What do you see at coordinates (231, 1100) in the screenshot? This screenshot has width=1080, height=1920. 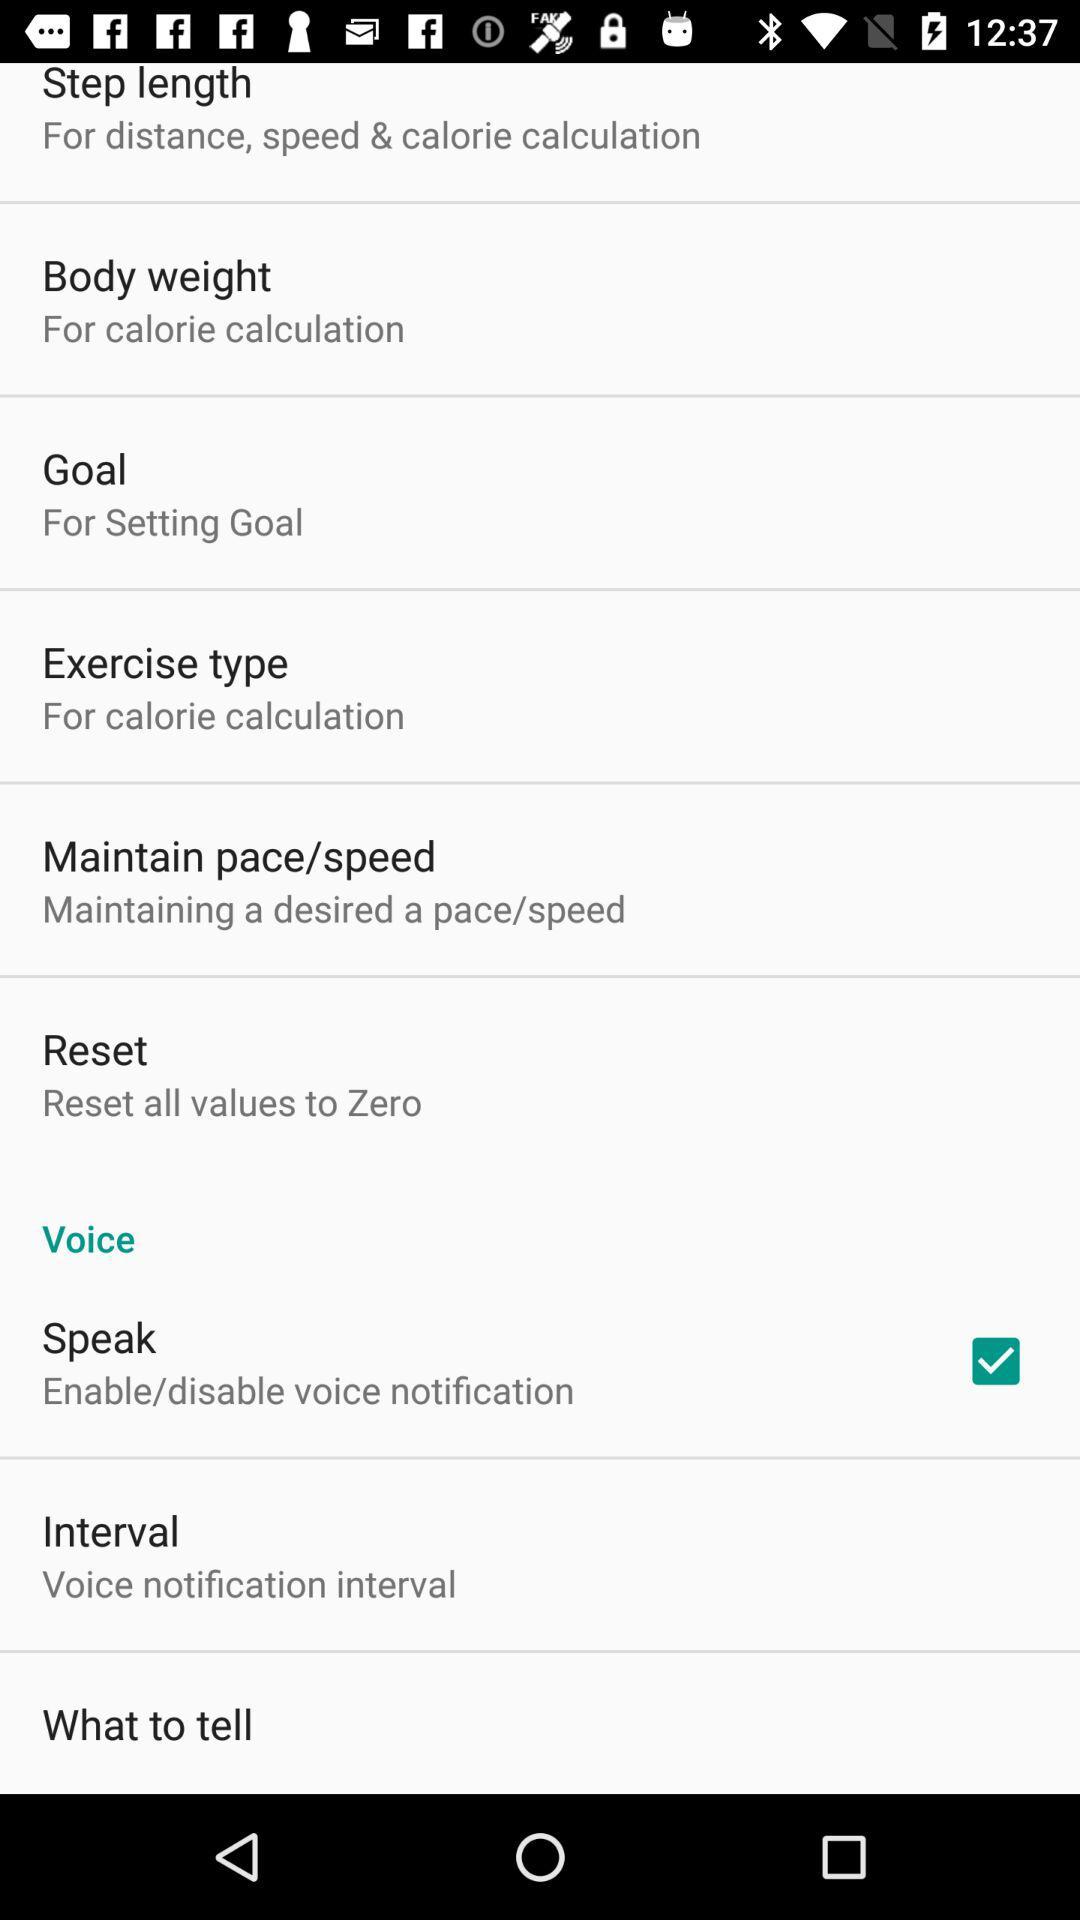 I see `reset all values item` at bounding box center [231, 1100].